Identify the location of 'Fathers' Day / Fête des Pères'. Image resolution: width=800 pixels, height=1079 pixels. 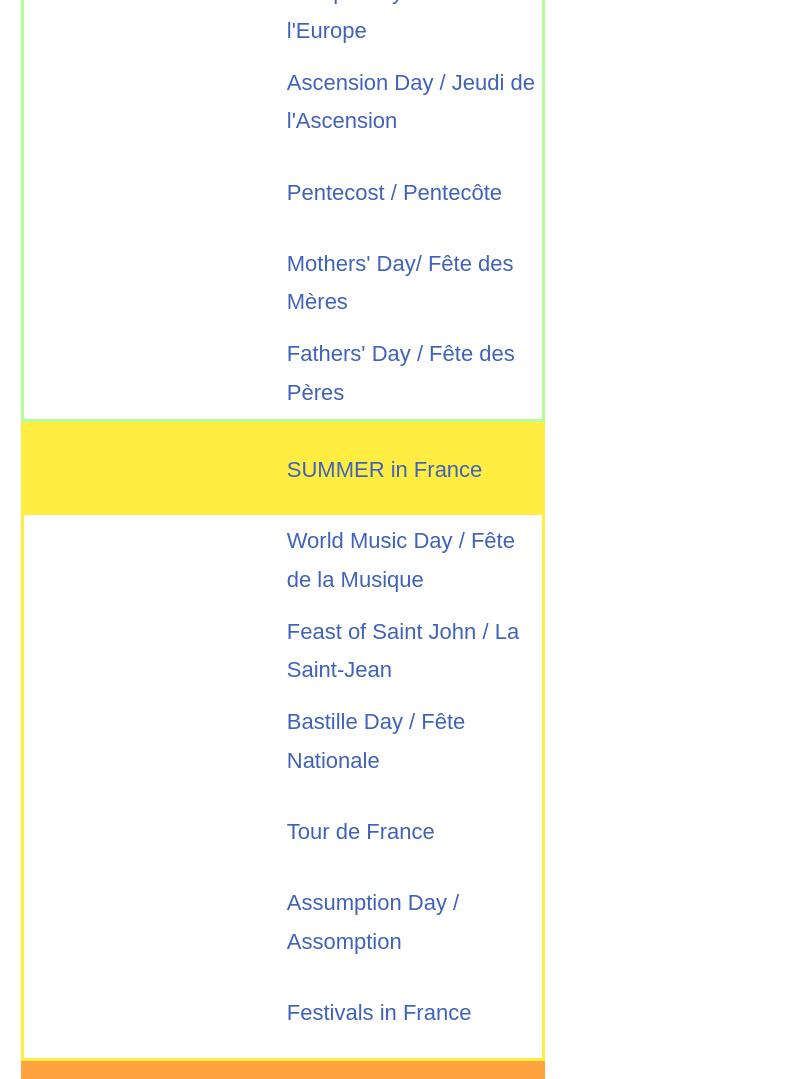
(286, 372).